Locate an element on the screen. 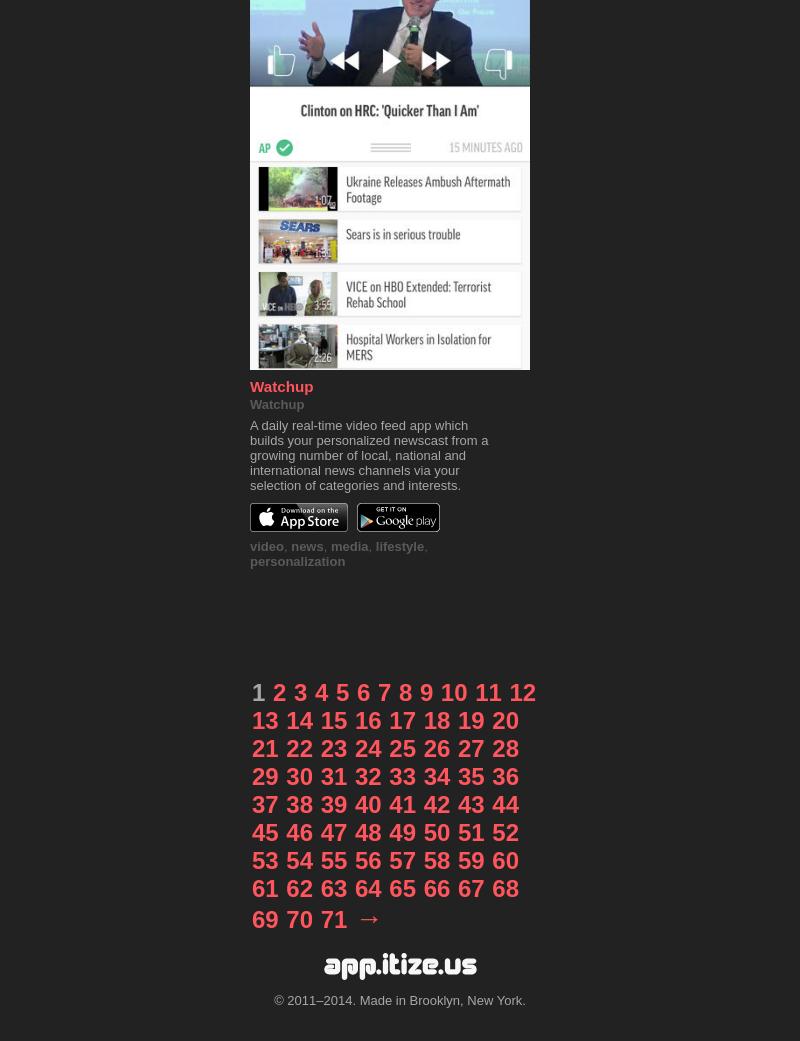 Image resolution: width=800 pixels, height=1041 pixels. '5' is located at coordinates (342, 691).